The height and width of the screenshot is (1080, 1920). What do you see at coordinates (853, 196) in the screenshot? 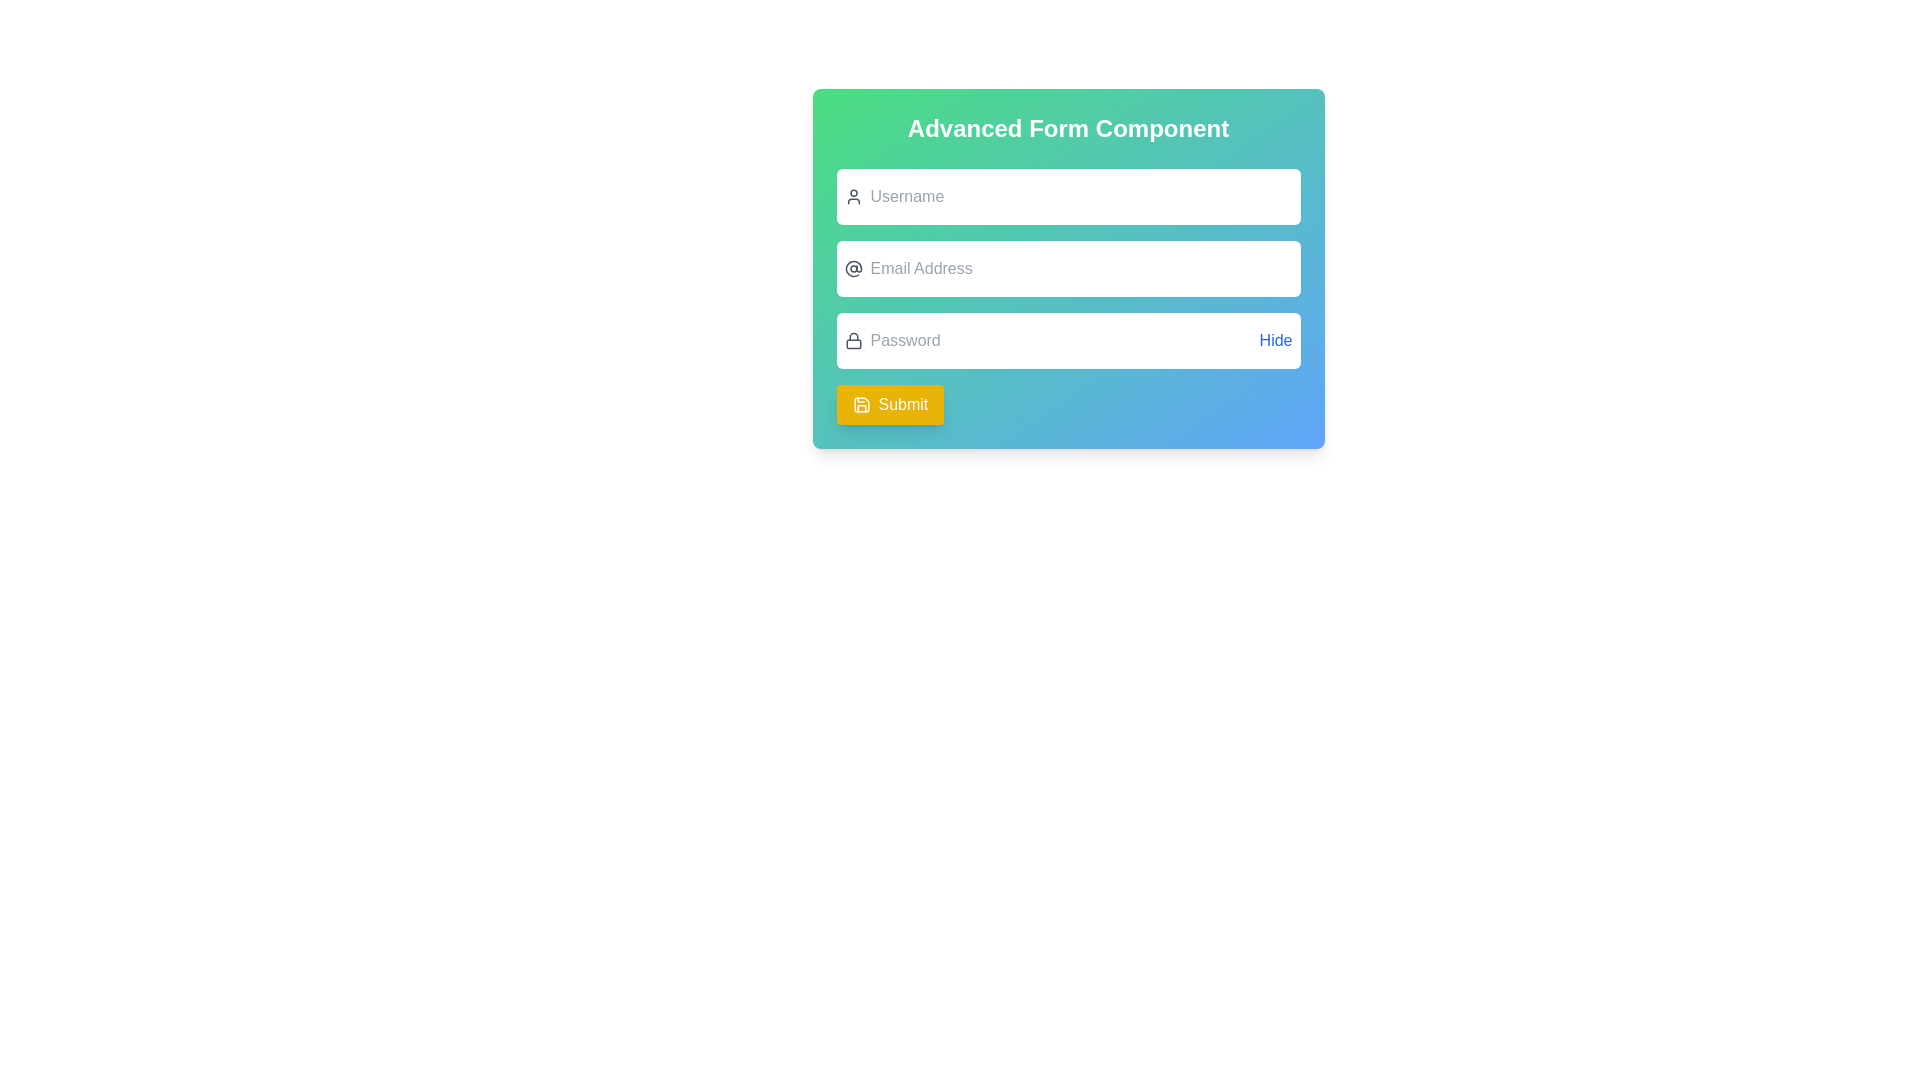
I see `the user icon styled in gray, which is located on the leftmost side of the username field, above the input area for the username` at bounding box center [853, 196].